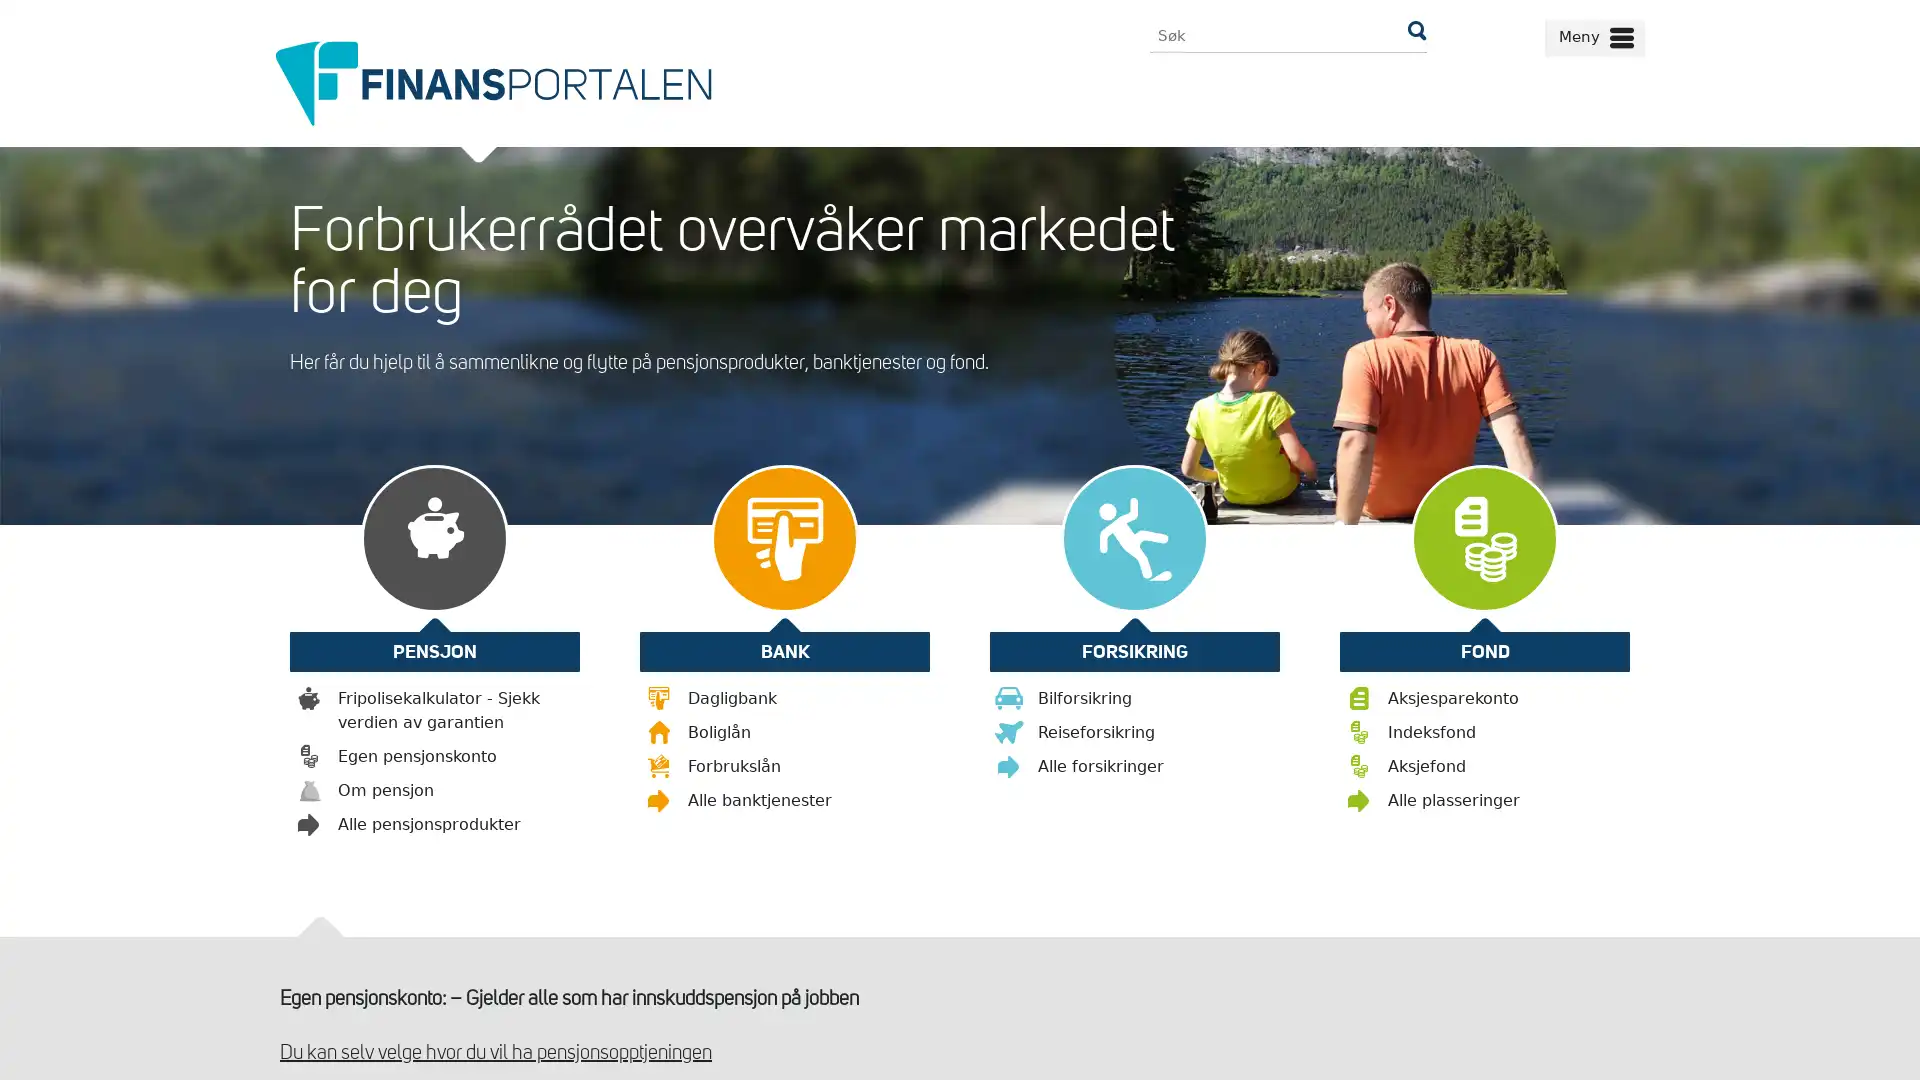  Describe the element at coordinates (1415, 35) in the screenshot. I see `Knapp for sk` at that location.